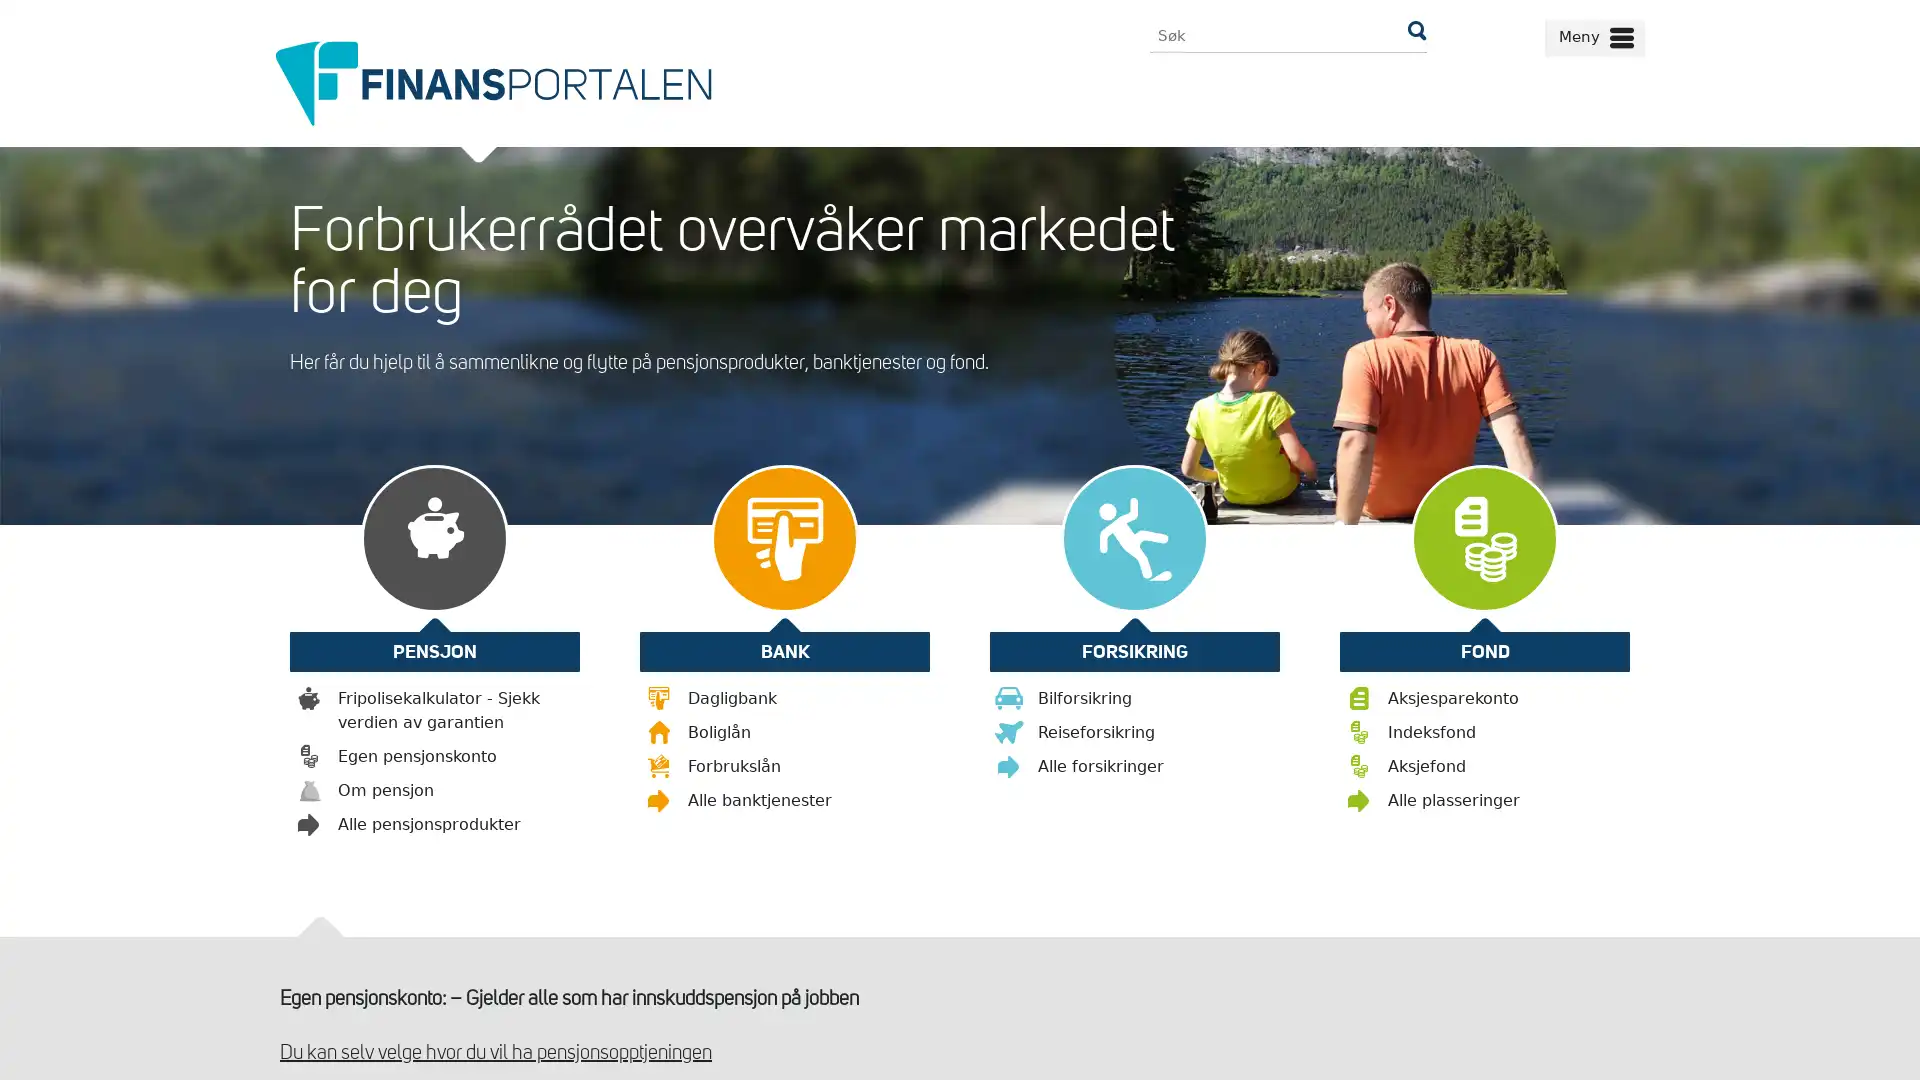  Describe the element at coordinates (1415, 35) in the screenshot. I see `Knapp for sk` at that location.